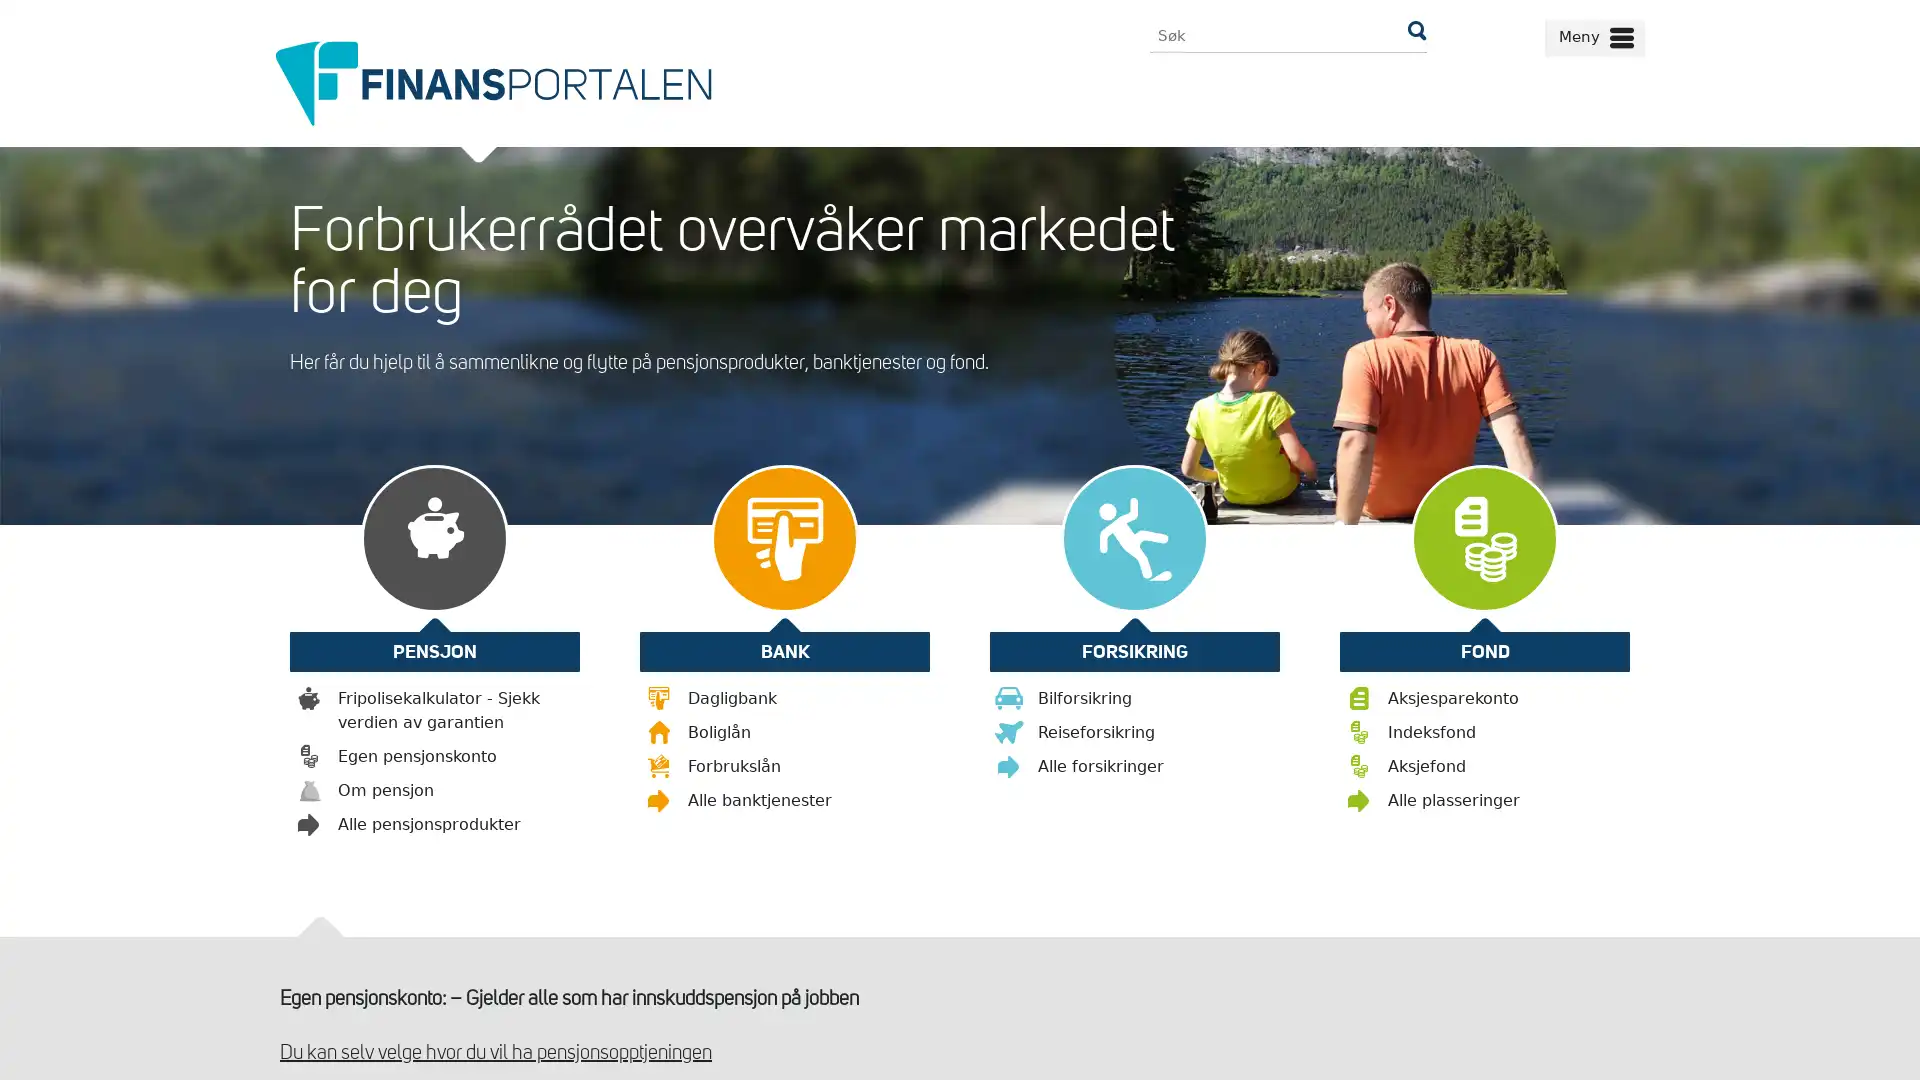  Describe the element at coordinates (1415, 35) in the screenshot. I see `Knapp for sk` at that location.